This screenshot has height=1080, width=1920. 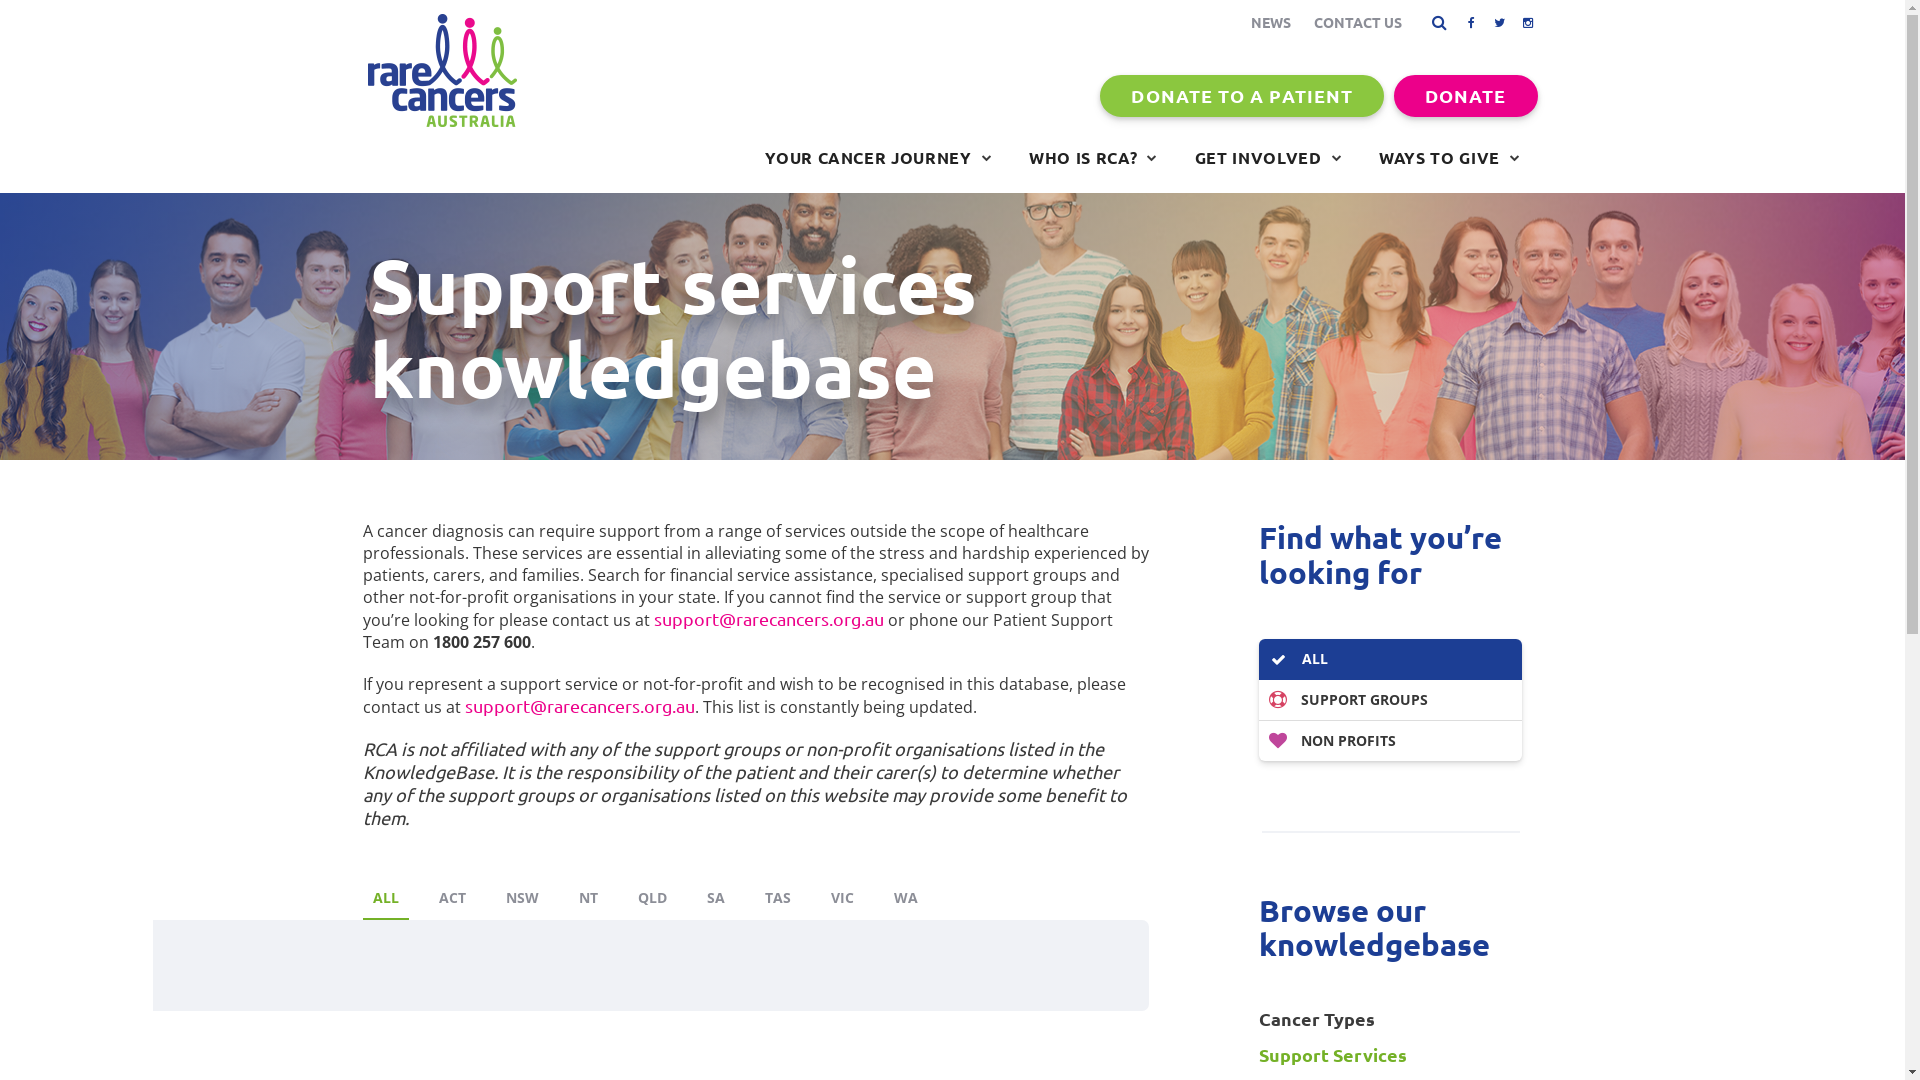 I want to click on 'GET INVOLVED', so click(x=1267, y=157).